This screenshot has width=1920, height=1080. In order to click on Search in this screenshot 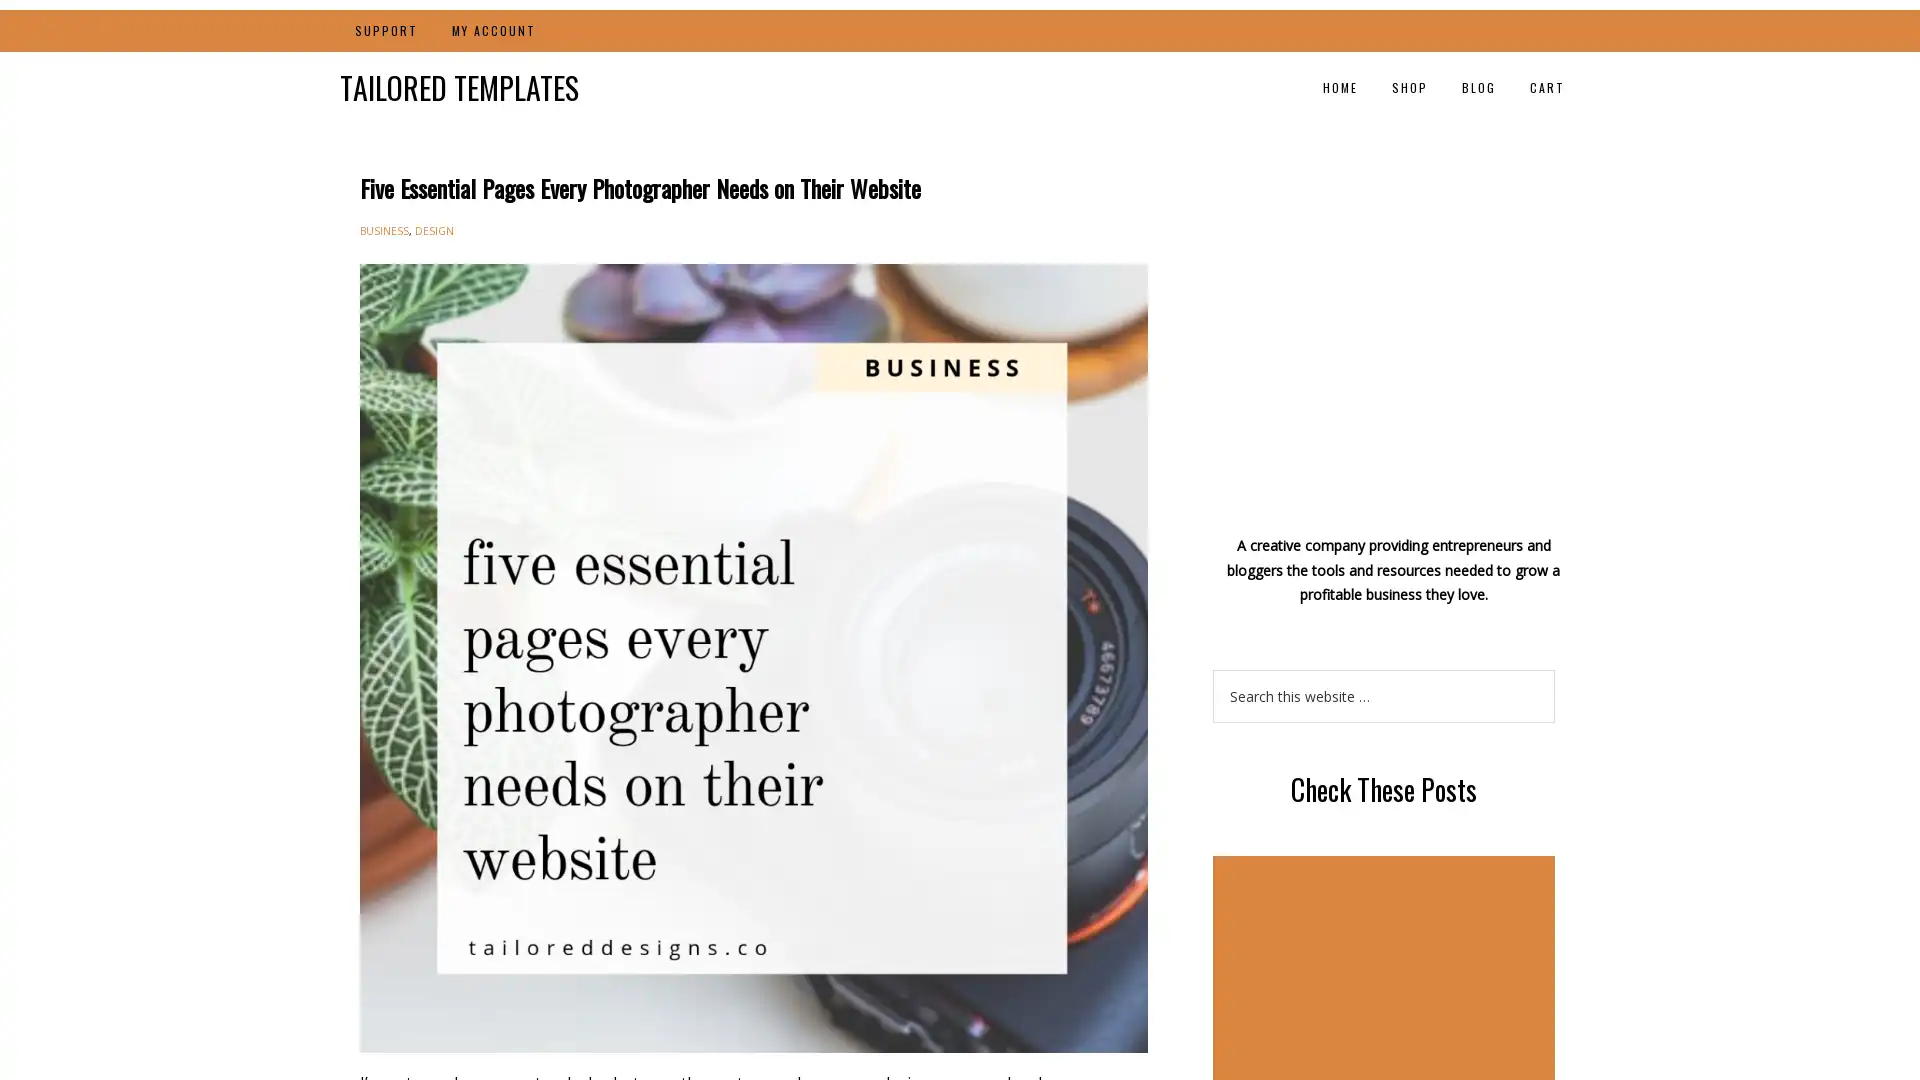, I will do `click(1553, 668)`.